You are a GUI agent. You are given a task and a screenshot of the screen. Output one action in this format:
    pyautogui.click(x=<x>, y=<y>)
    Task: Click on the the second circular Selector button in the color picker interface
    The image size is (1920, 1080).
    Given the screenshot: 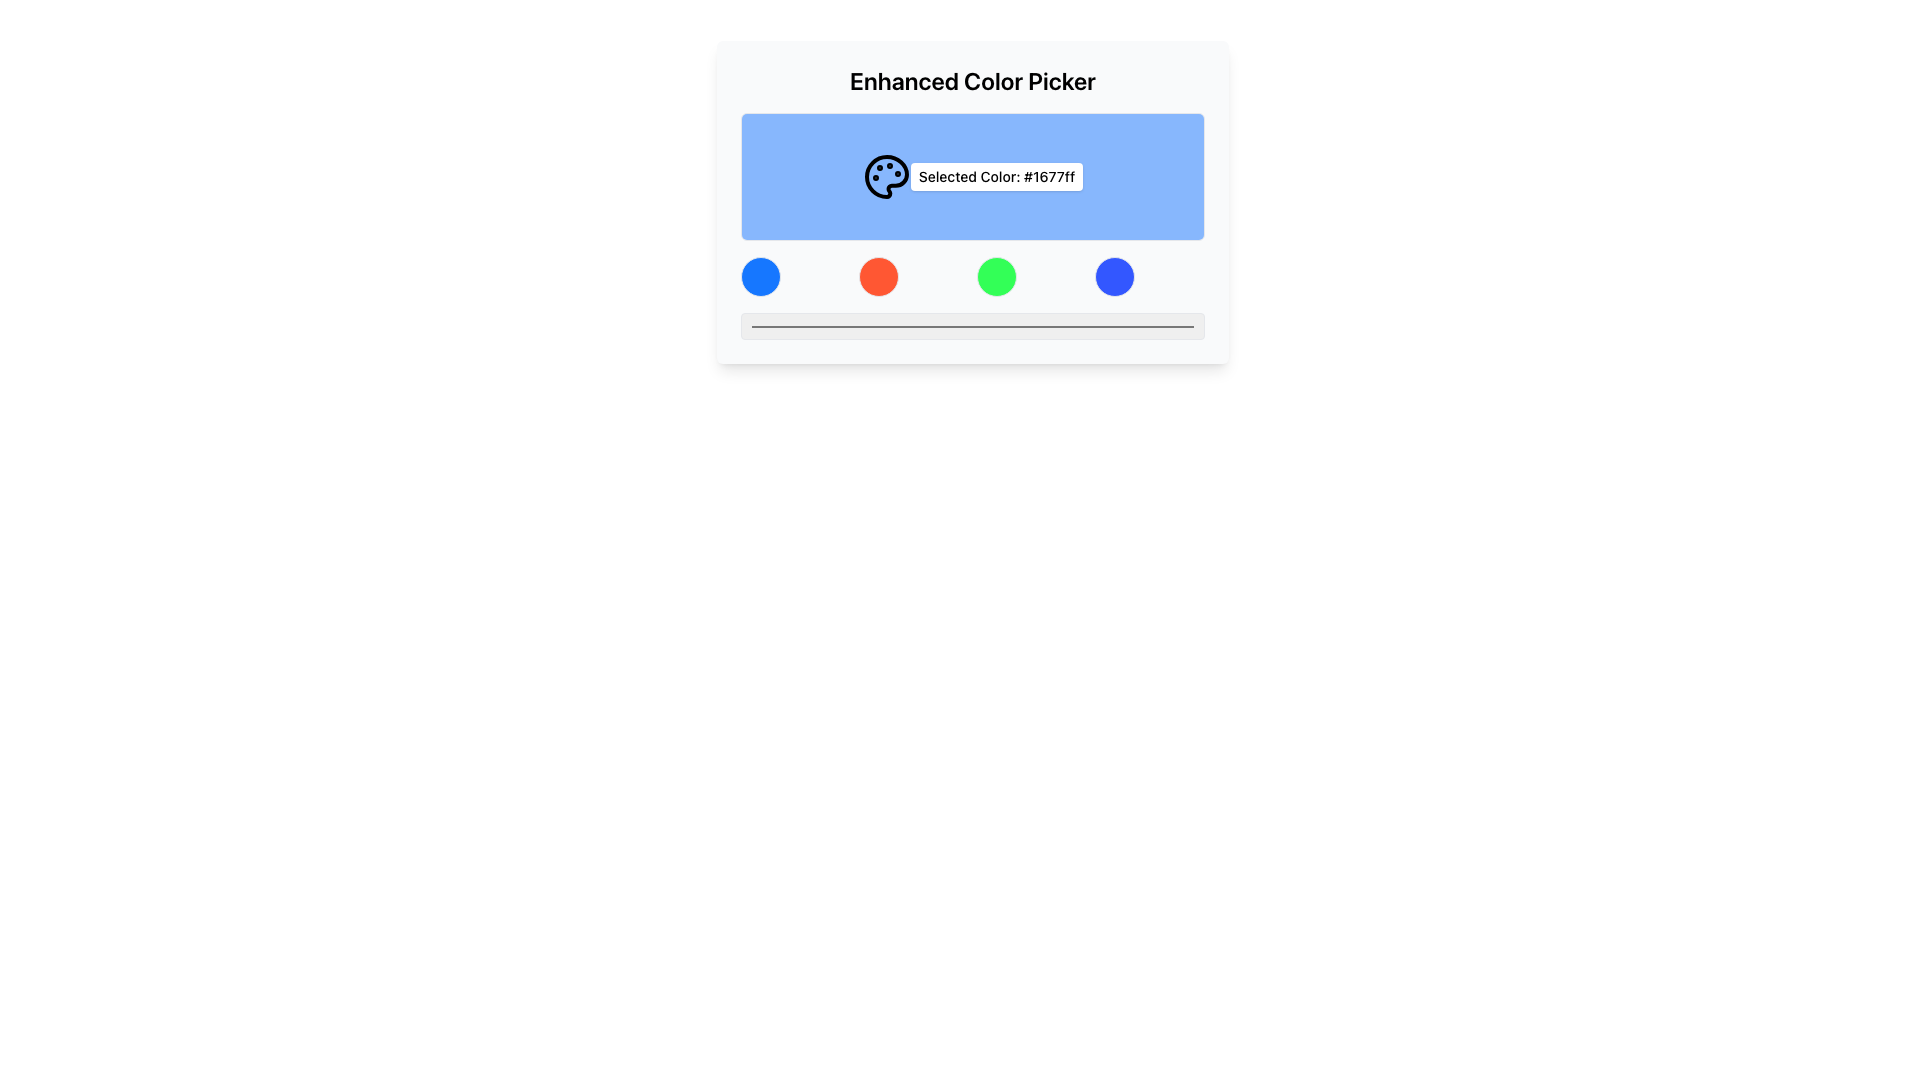 What is the action you would take?
    pyautogui.click(x=878, y=277)
    